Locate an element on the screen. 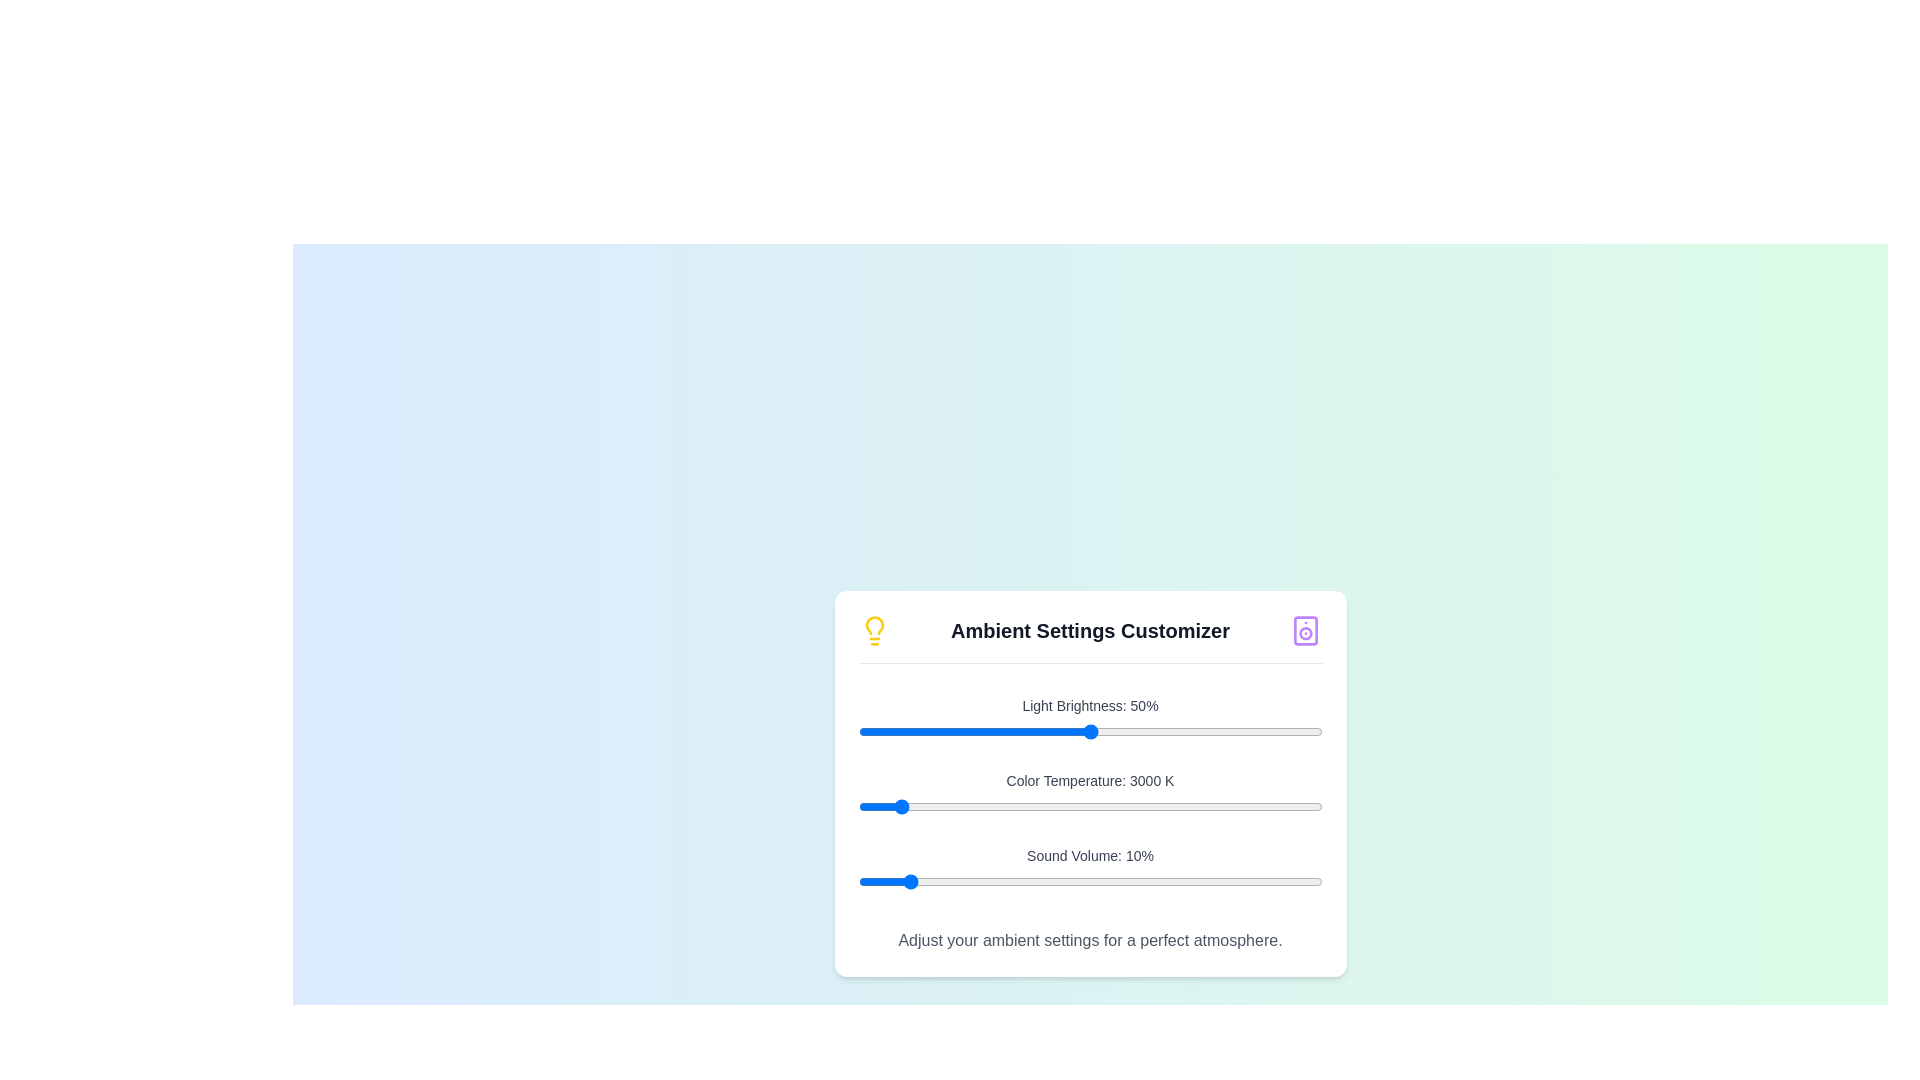 This screenshot has height=1080, width=1920. the sound volume is located at coordinates (1256, 881).